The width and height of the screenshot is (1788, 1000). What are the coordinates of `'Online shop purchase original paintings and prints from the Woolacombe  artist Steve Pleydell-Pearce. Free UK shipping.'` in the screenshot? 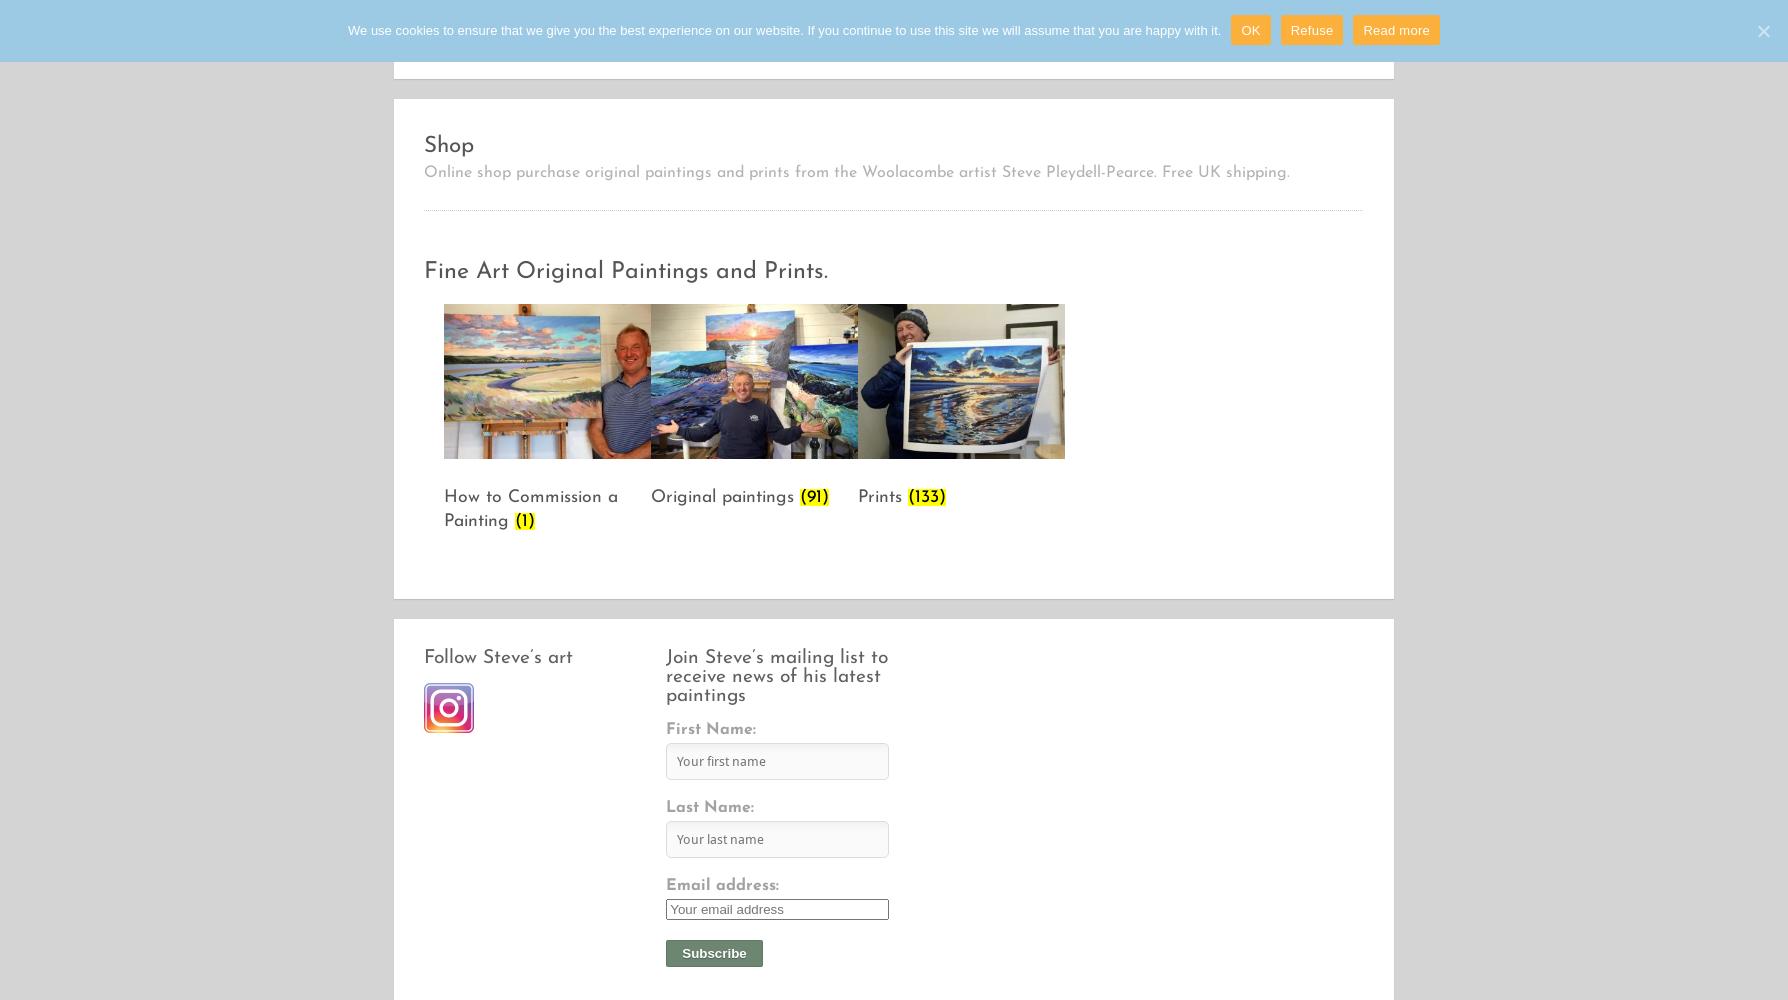 It's located at (855, 172).